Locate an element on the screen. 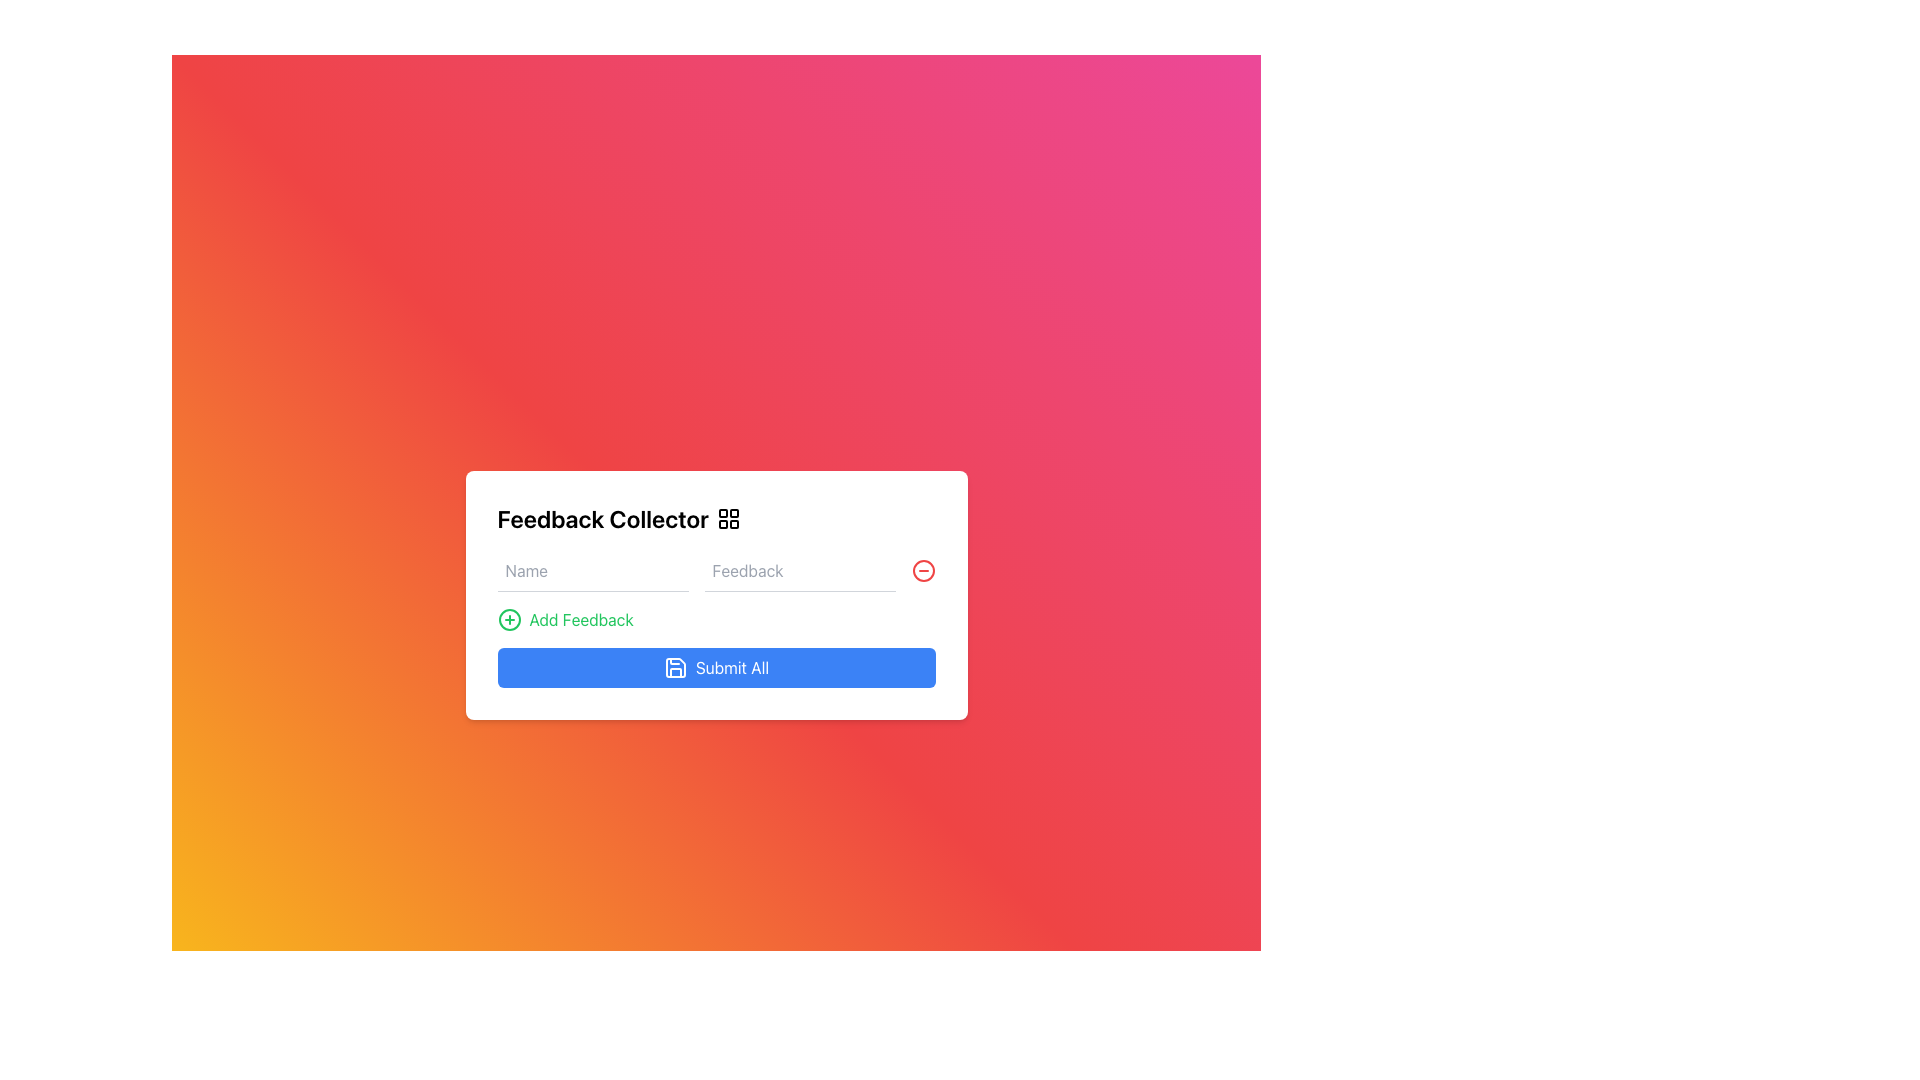  the save icon, which is a floppy disk outline with rounded corners, located next to the 'Submit All' button is located at coordinates (675, 667).